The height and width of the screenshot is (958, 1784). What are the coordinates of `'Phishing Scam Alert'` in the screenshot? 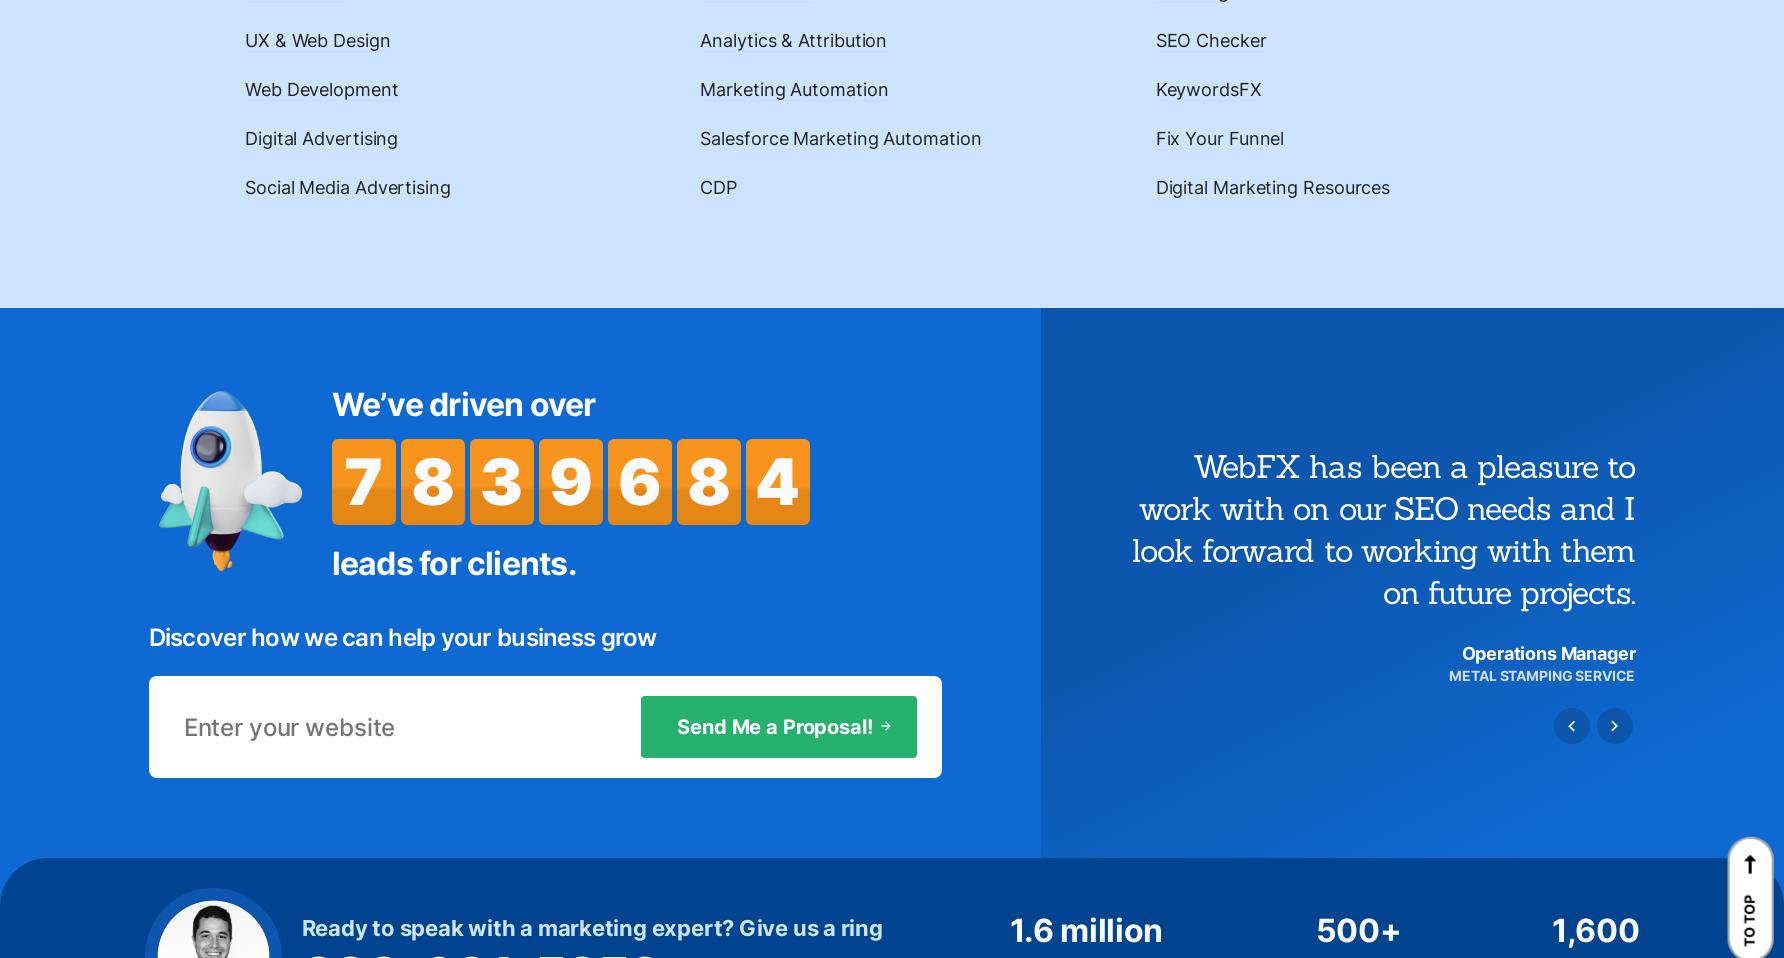 It's located at (999, 502).